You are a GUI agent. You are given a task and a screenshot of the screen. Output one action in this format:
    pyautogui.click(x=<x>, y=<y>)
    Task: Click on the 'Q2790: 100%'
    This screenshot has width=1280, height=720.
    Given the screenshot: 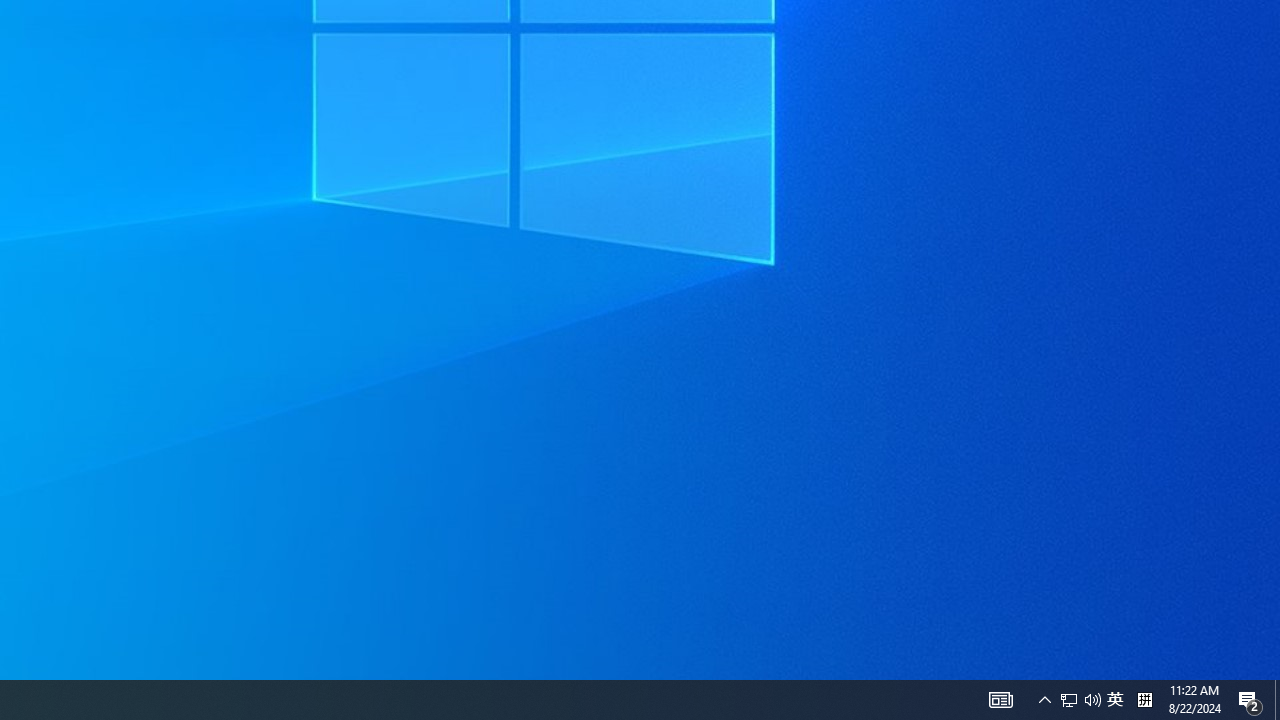 What is the action you would take?
    pyautogui.click(x=1068, y=698)
    